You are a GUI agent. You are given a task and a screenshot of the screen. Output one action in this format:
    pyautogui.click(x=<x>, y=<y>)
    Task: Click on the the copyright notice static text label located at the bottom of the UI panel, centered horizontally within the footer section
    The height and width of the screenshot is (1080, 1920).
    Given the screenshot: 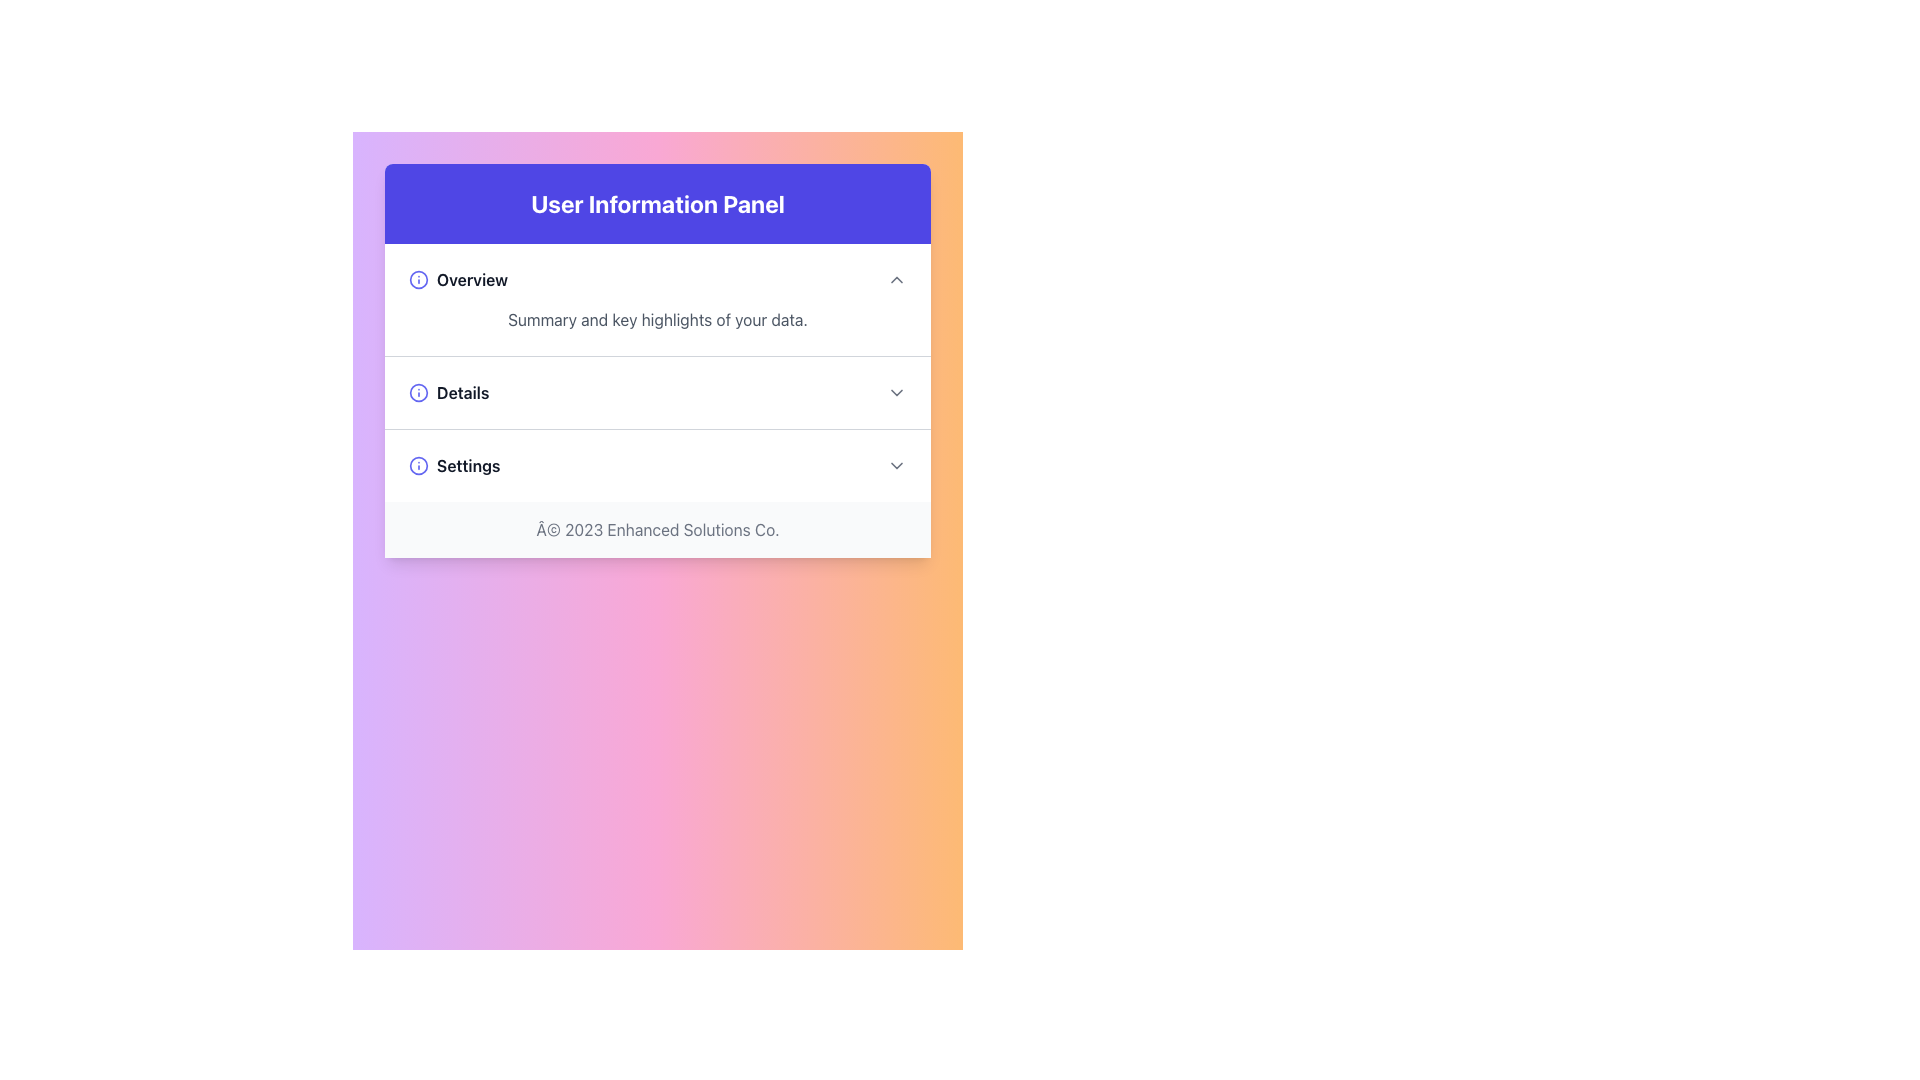 What is the action you would take?
    pyautogui.click(x=657, y=528)
    